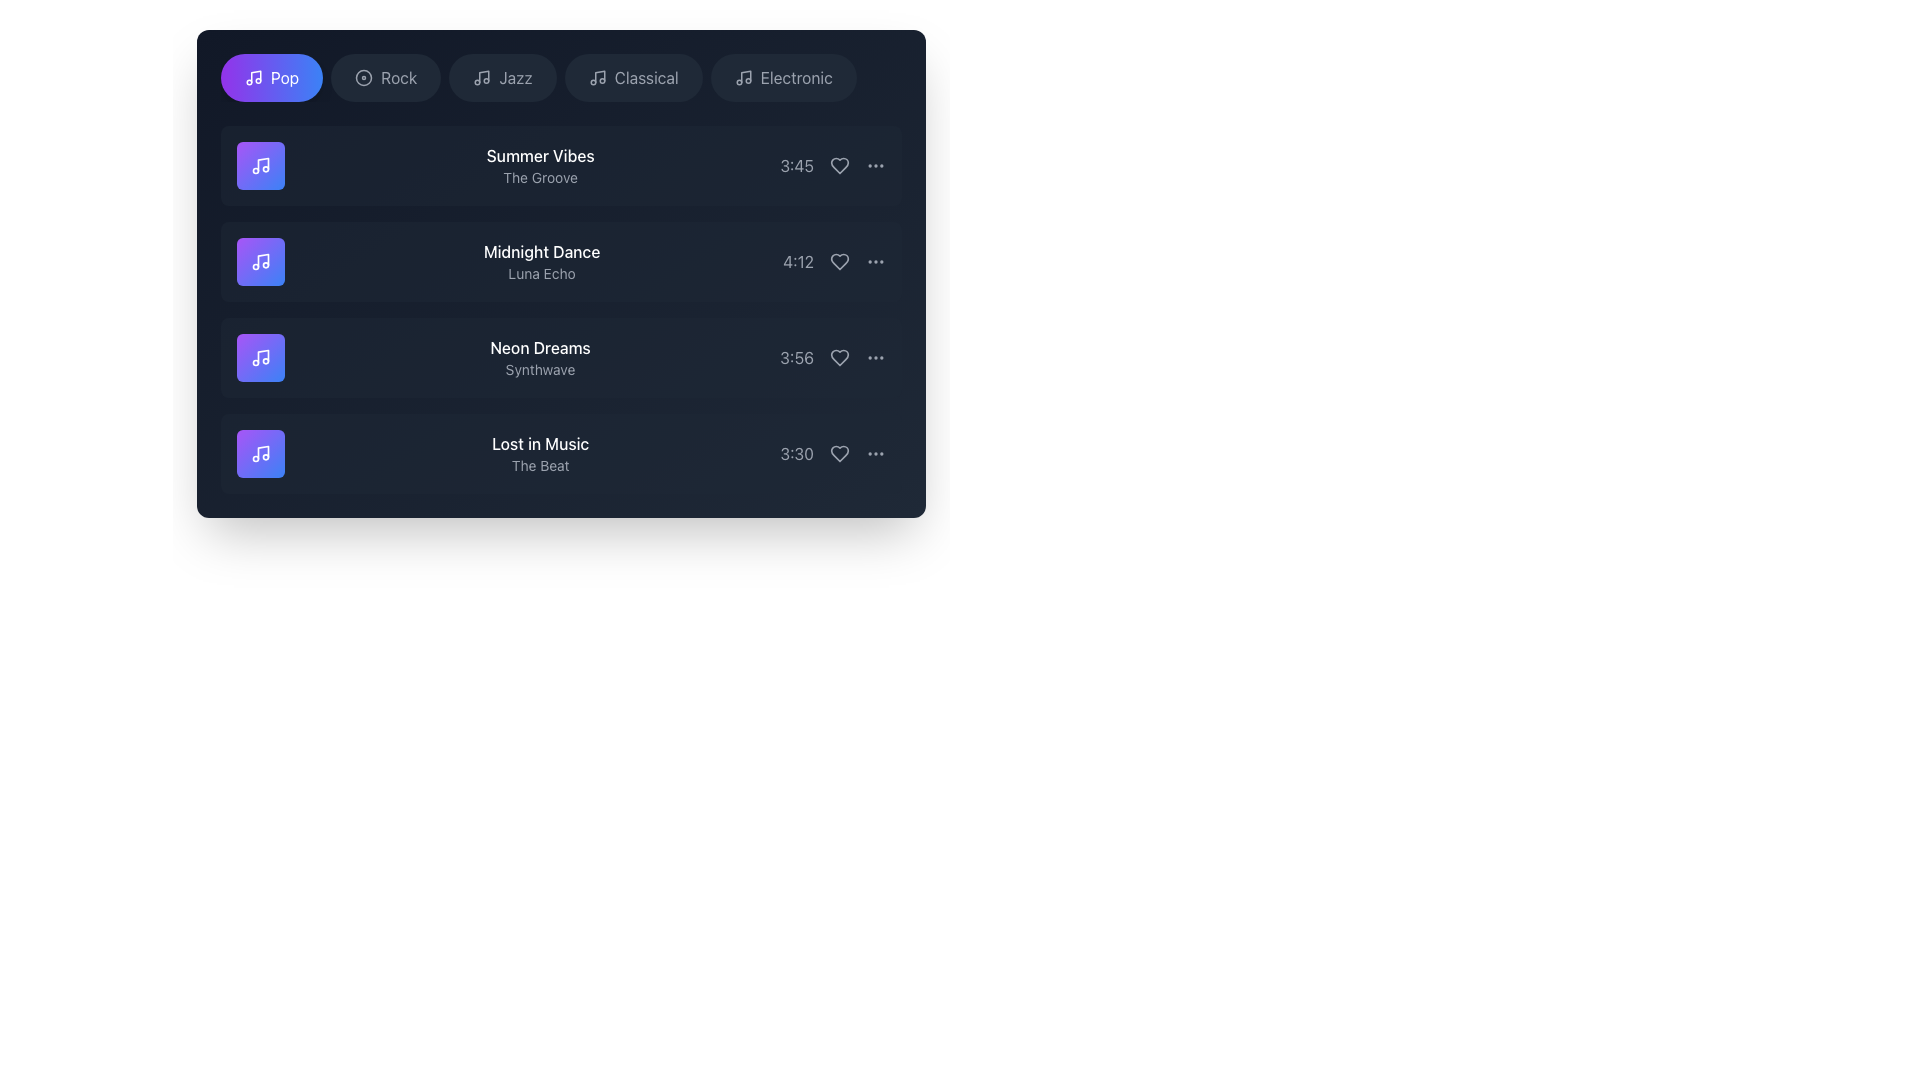 The image size is (1920, 1080). I want to click on the 'Classical' button which contains a minimalist icon resembling musical notes, indicating audio features, so click(596, 76).